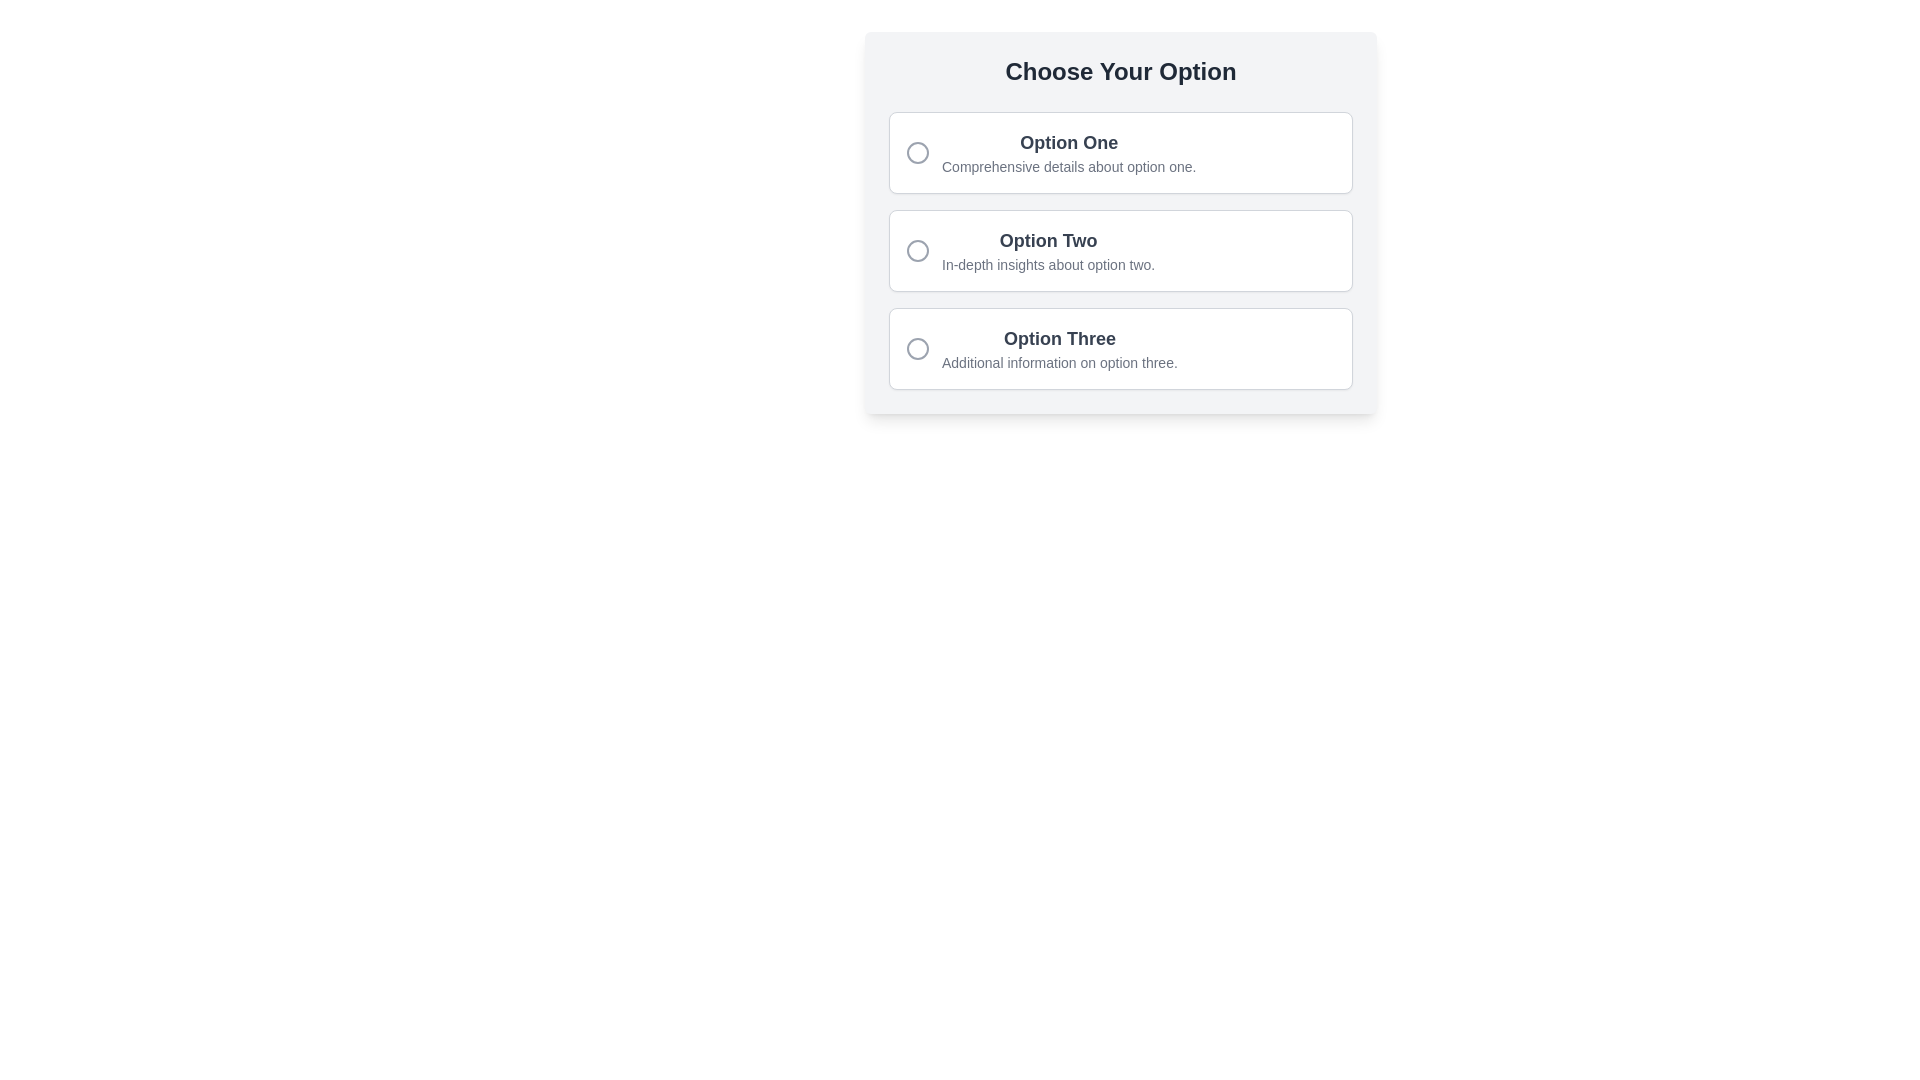  What do you see at coordinates (916, 249) in the screenshot?
I see `the circular SVG graphic styled as a ring, which is positioned to the left of the text 'Option Two' in the 'Choose Your Option' group` at bounding box center [916, 249].